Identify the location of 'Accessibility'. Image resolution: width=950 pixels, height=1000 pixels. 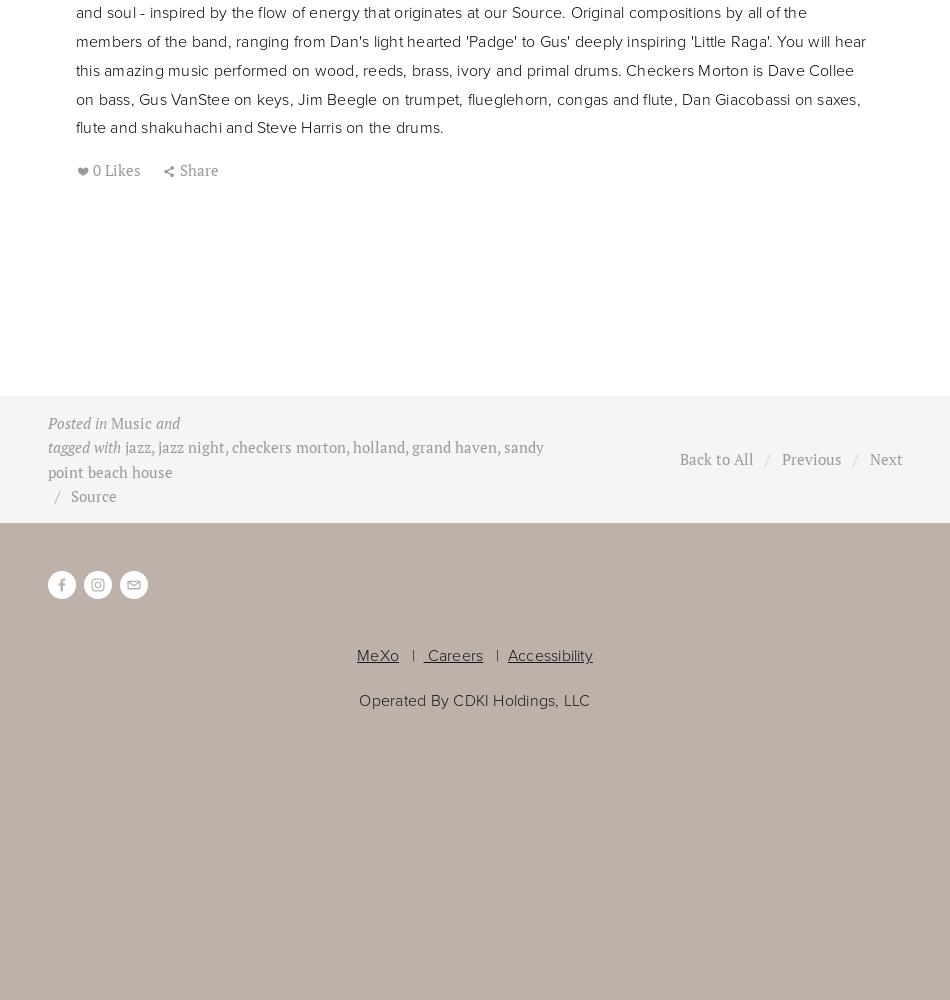
(549, 655).